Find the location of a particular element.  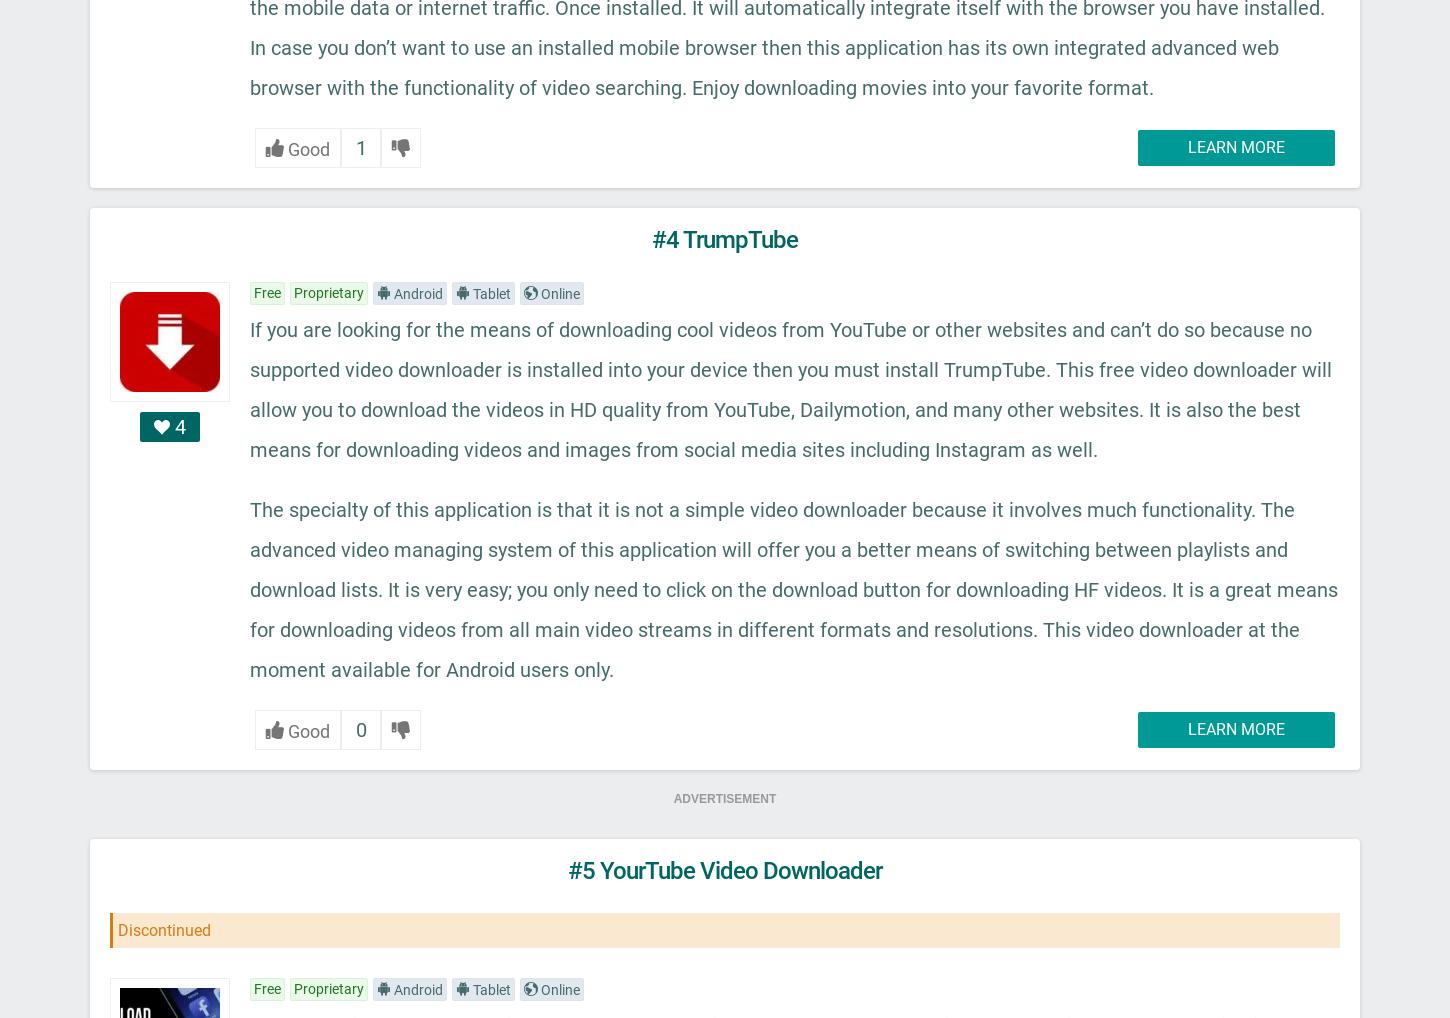

'#5 YourTube Video Downloader' is located at coordinates (567, 869).